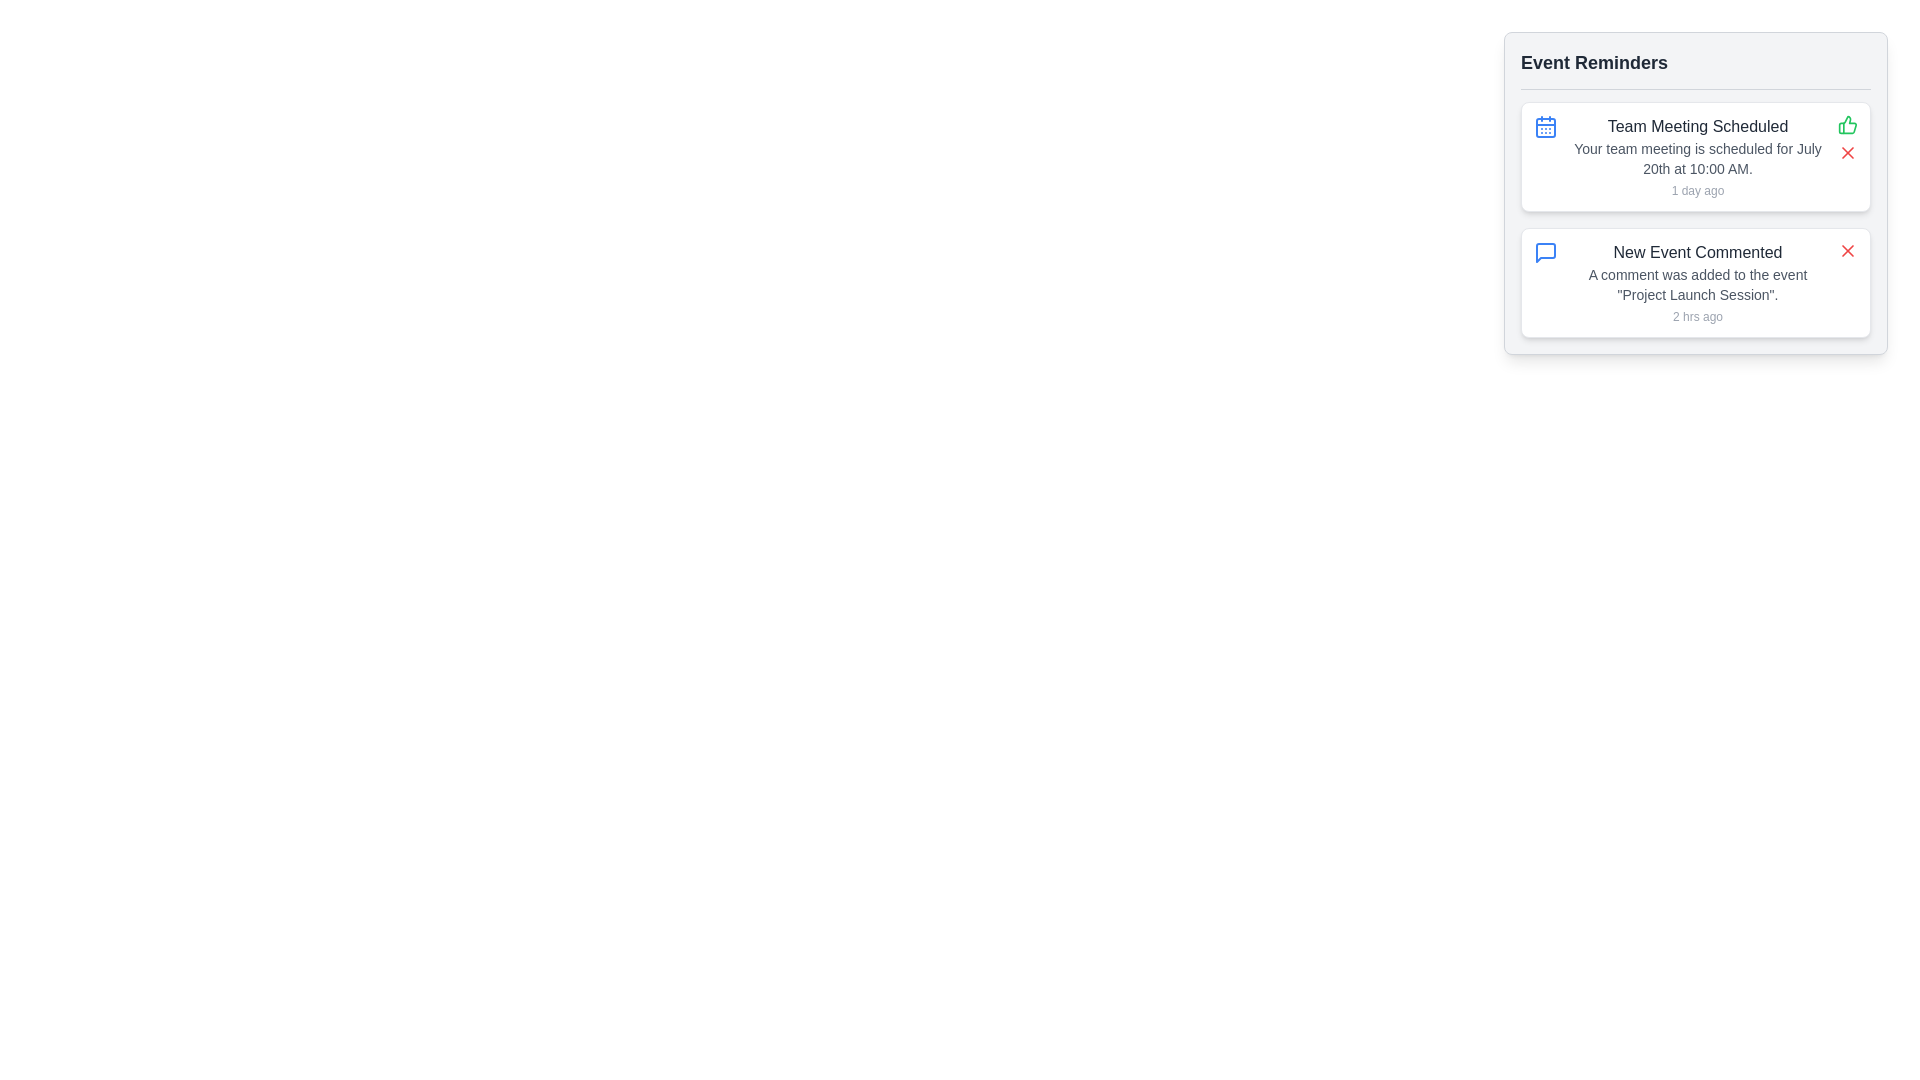 The height and width of the screenshot is (1080, 1920). I want to click on details of the notification card located in the 'Event Reminders' section, specifically the second item in the list, which informs about a comment added to an event, so click(1694, 282).